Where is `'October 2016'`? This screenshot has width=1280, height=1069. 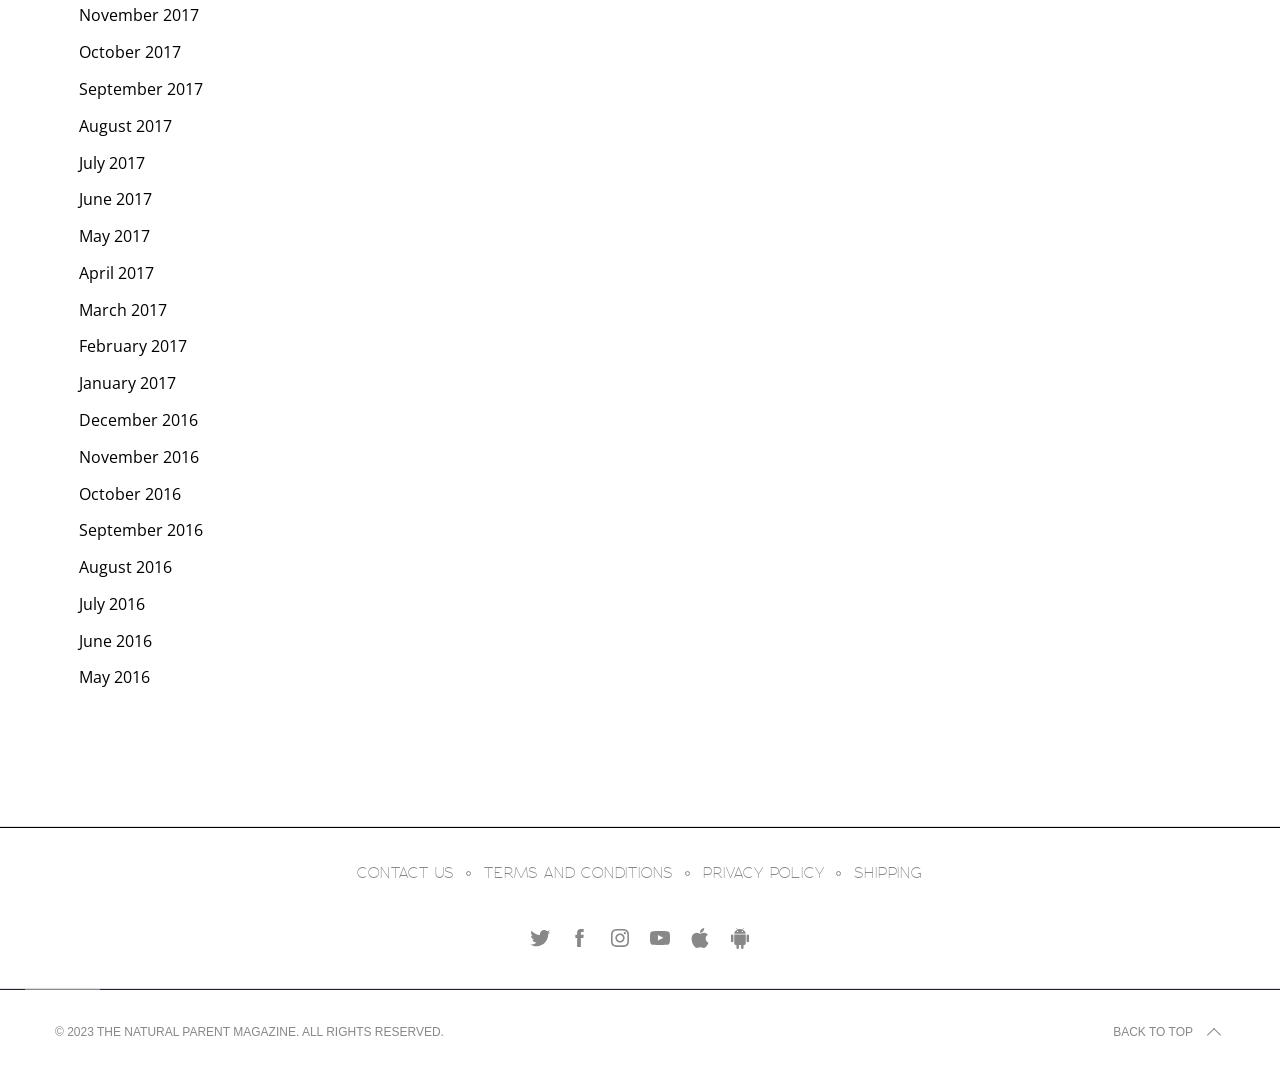
'October 2016' is located at coordinates (129, 492).